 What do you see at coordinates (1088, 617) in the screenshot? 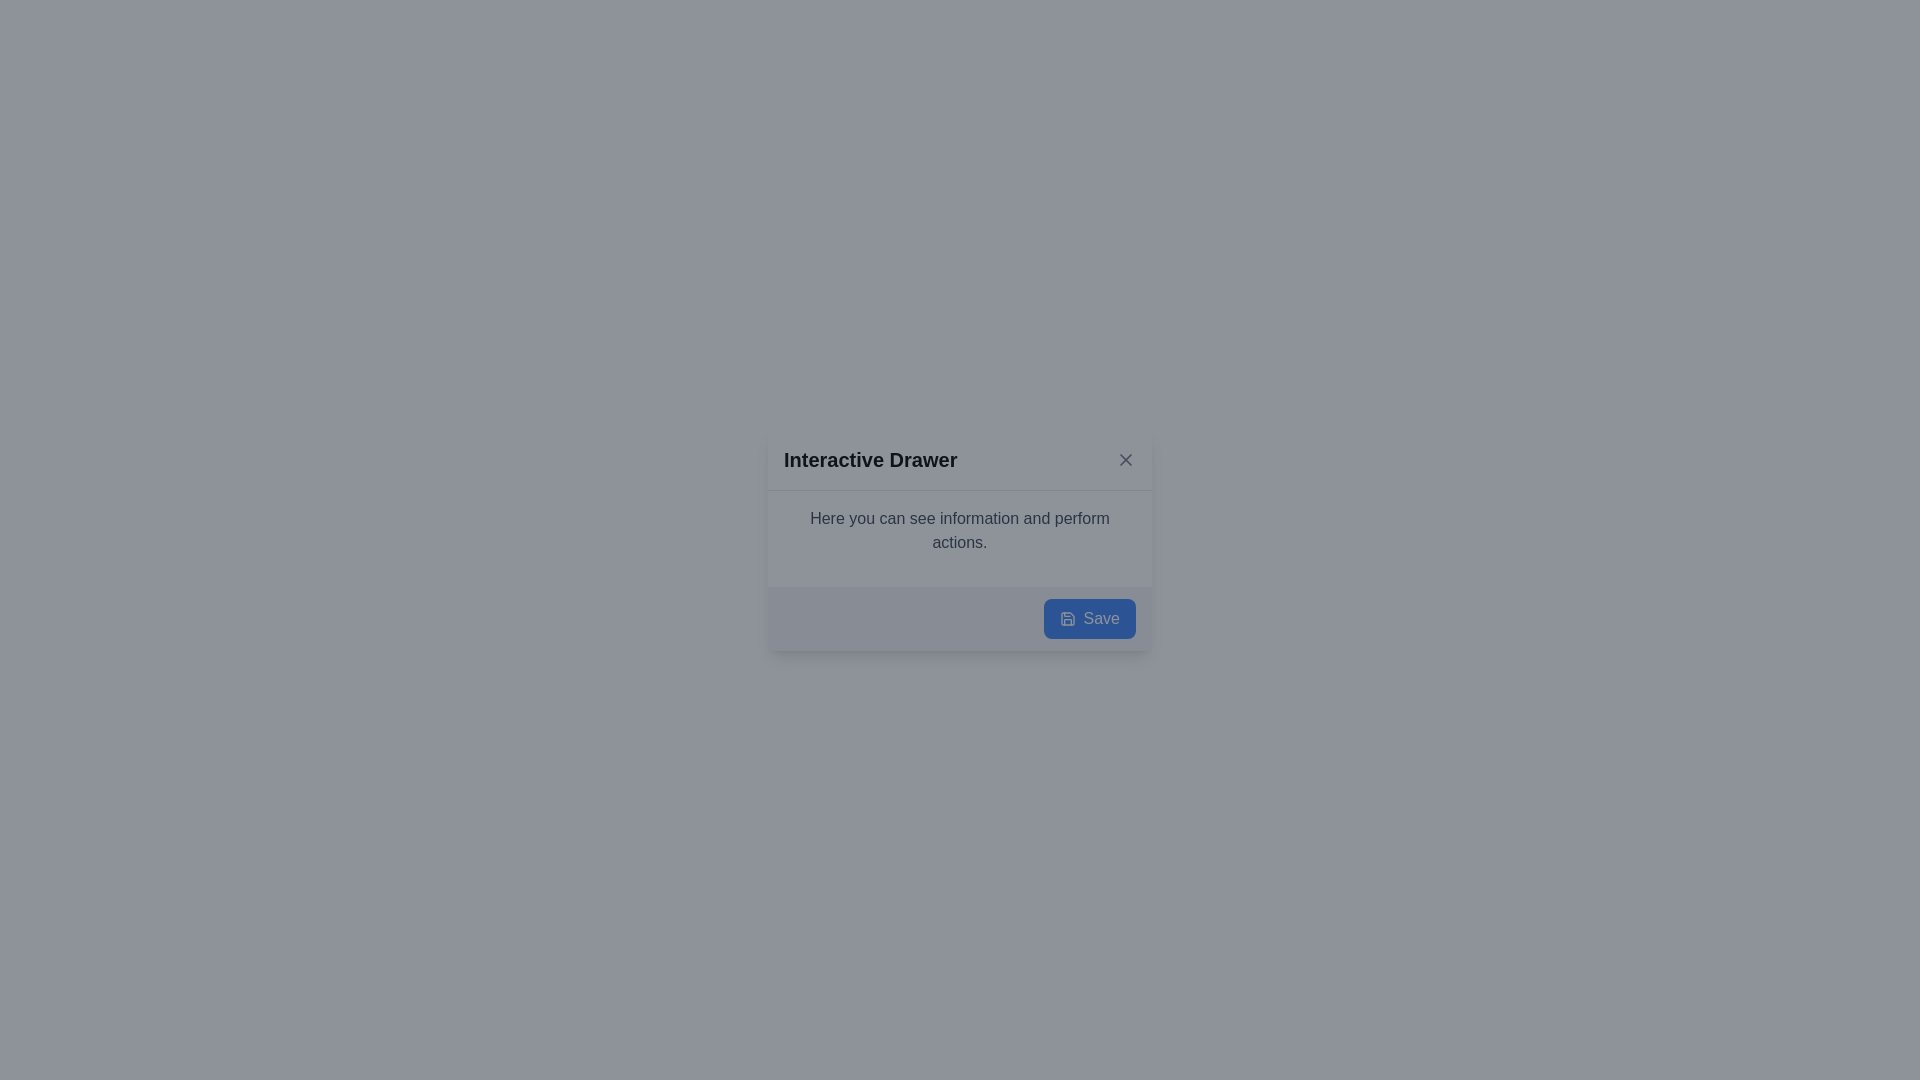
I see `the 'Save' button with a blue background and white text located in the bottom-right corner of the 'Interactive Drawer' dialog` at bounding box center [1088, 617].